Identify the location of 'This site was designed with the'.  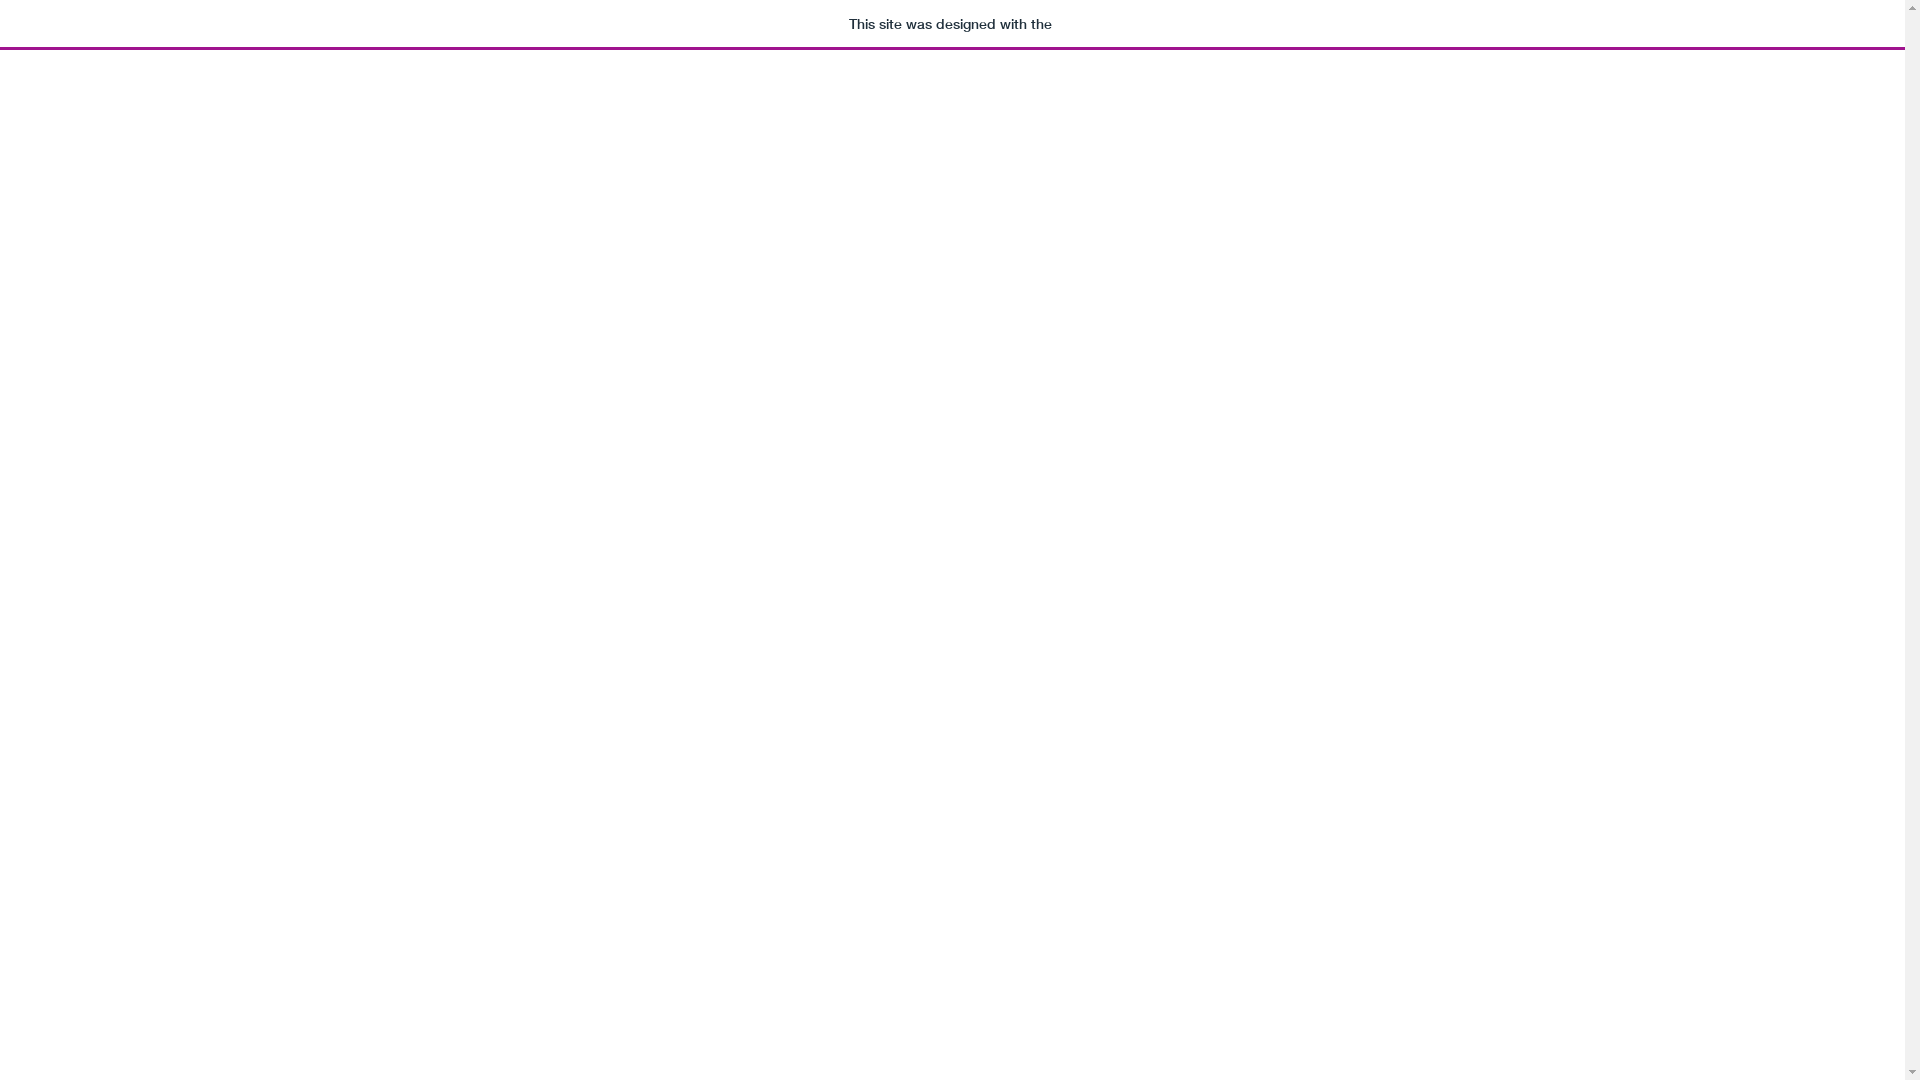
(951, 24).